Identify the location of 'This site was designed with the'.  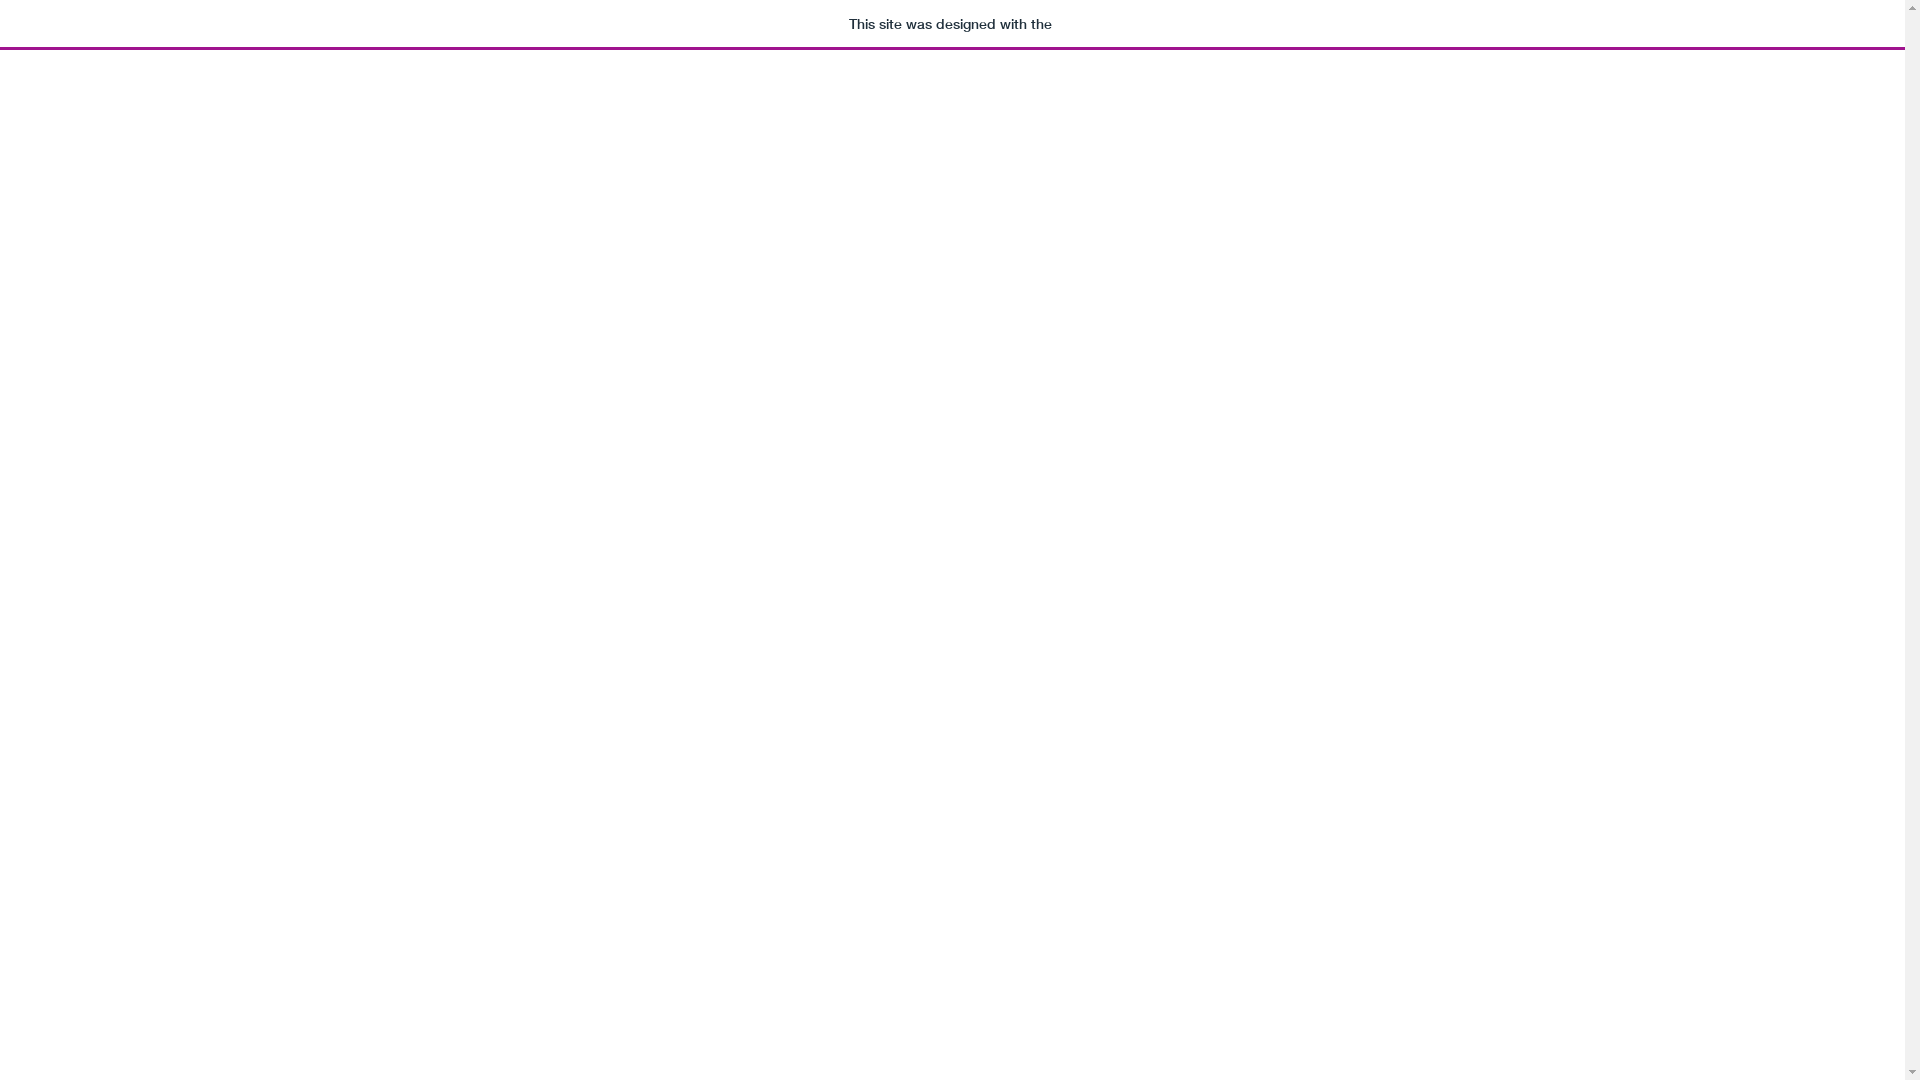
(951, 24).